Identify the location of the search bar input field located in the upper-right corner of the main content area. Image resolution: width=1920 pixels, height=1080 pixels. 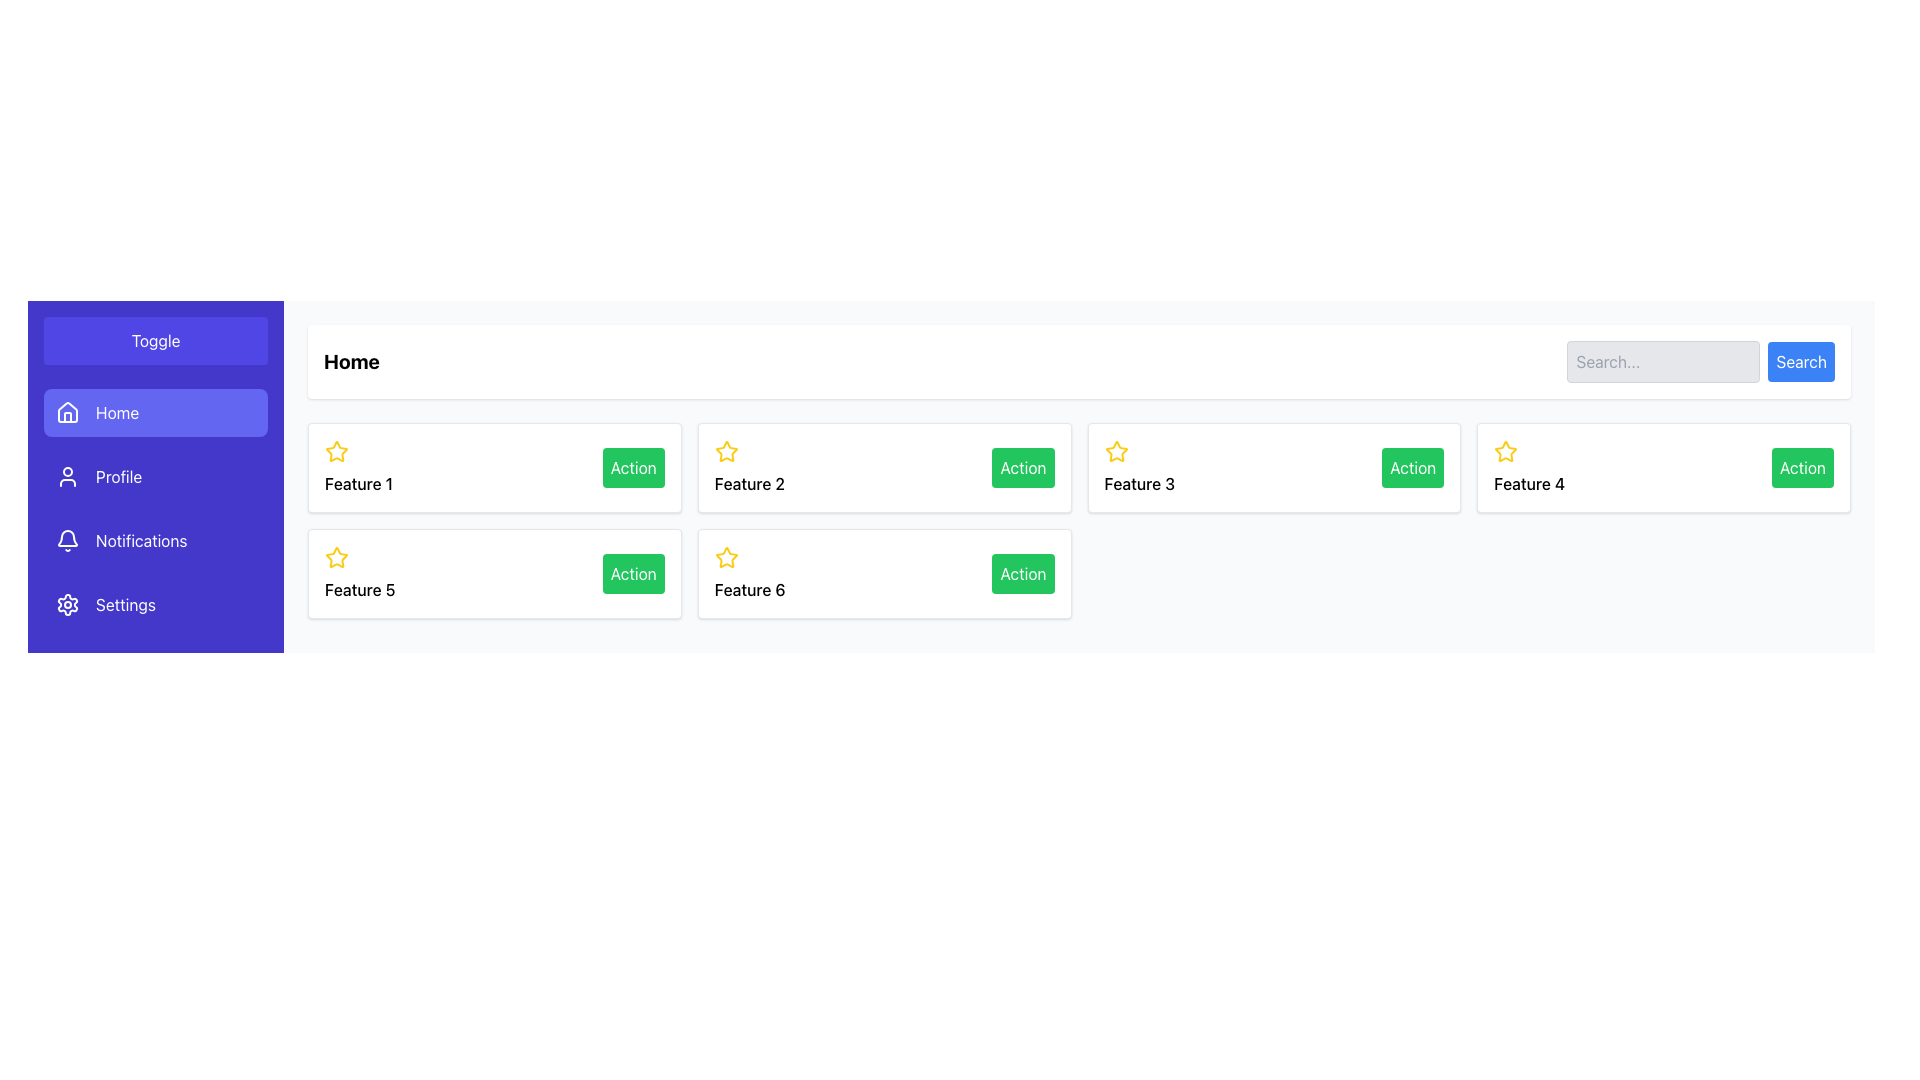
(1664, 362).